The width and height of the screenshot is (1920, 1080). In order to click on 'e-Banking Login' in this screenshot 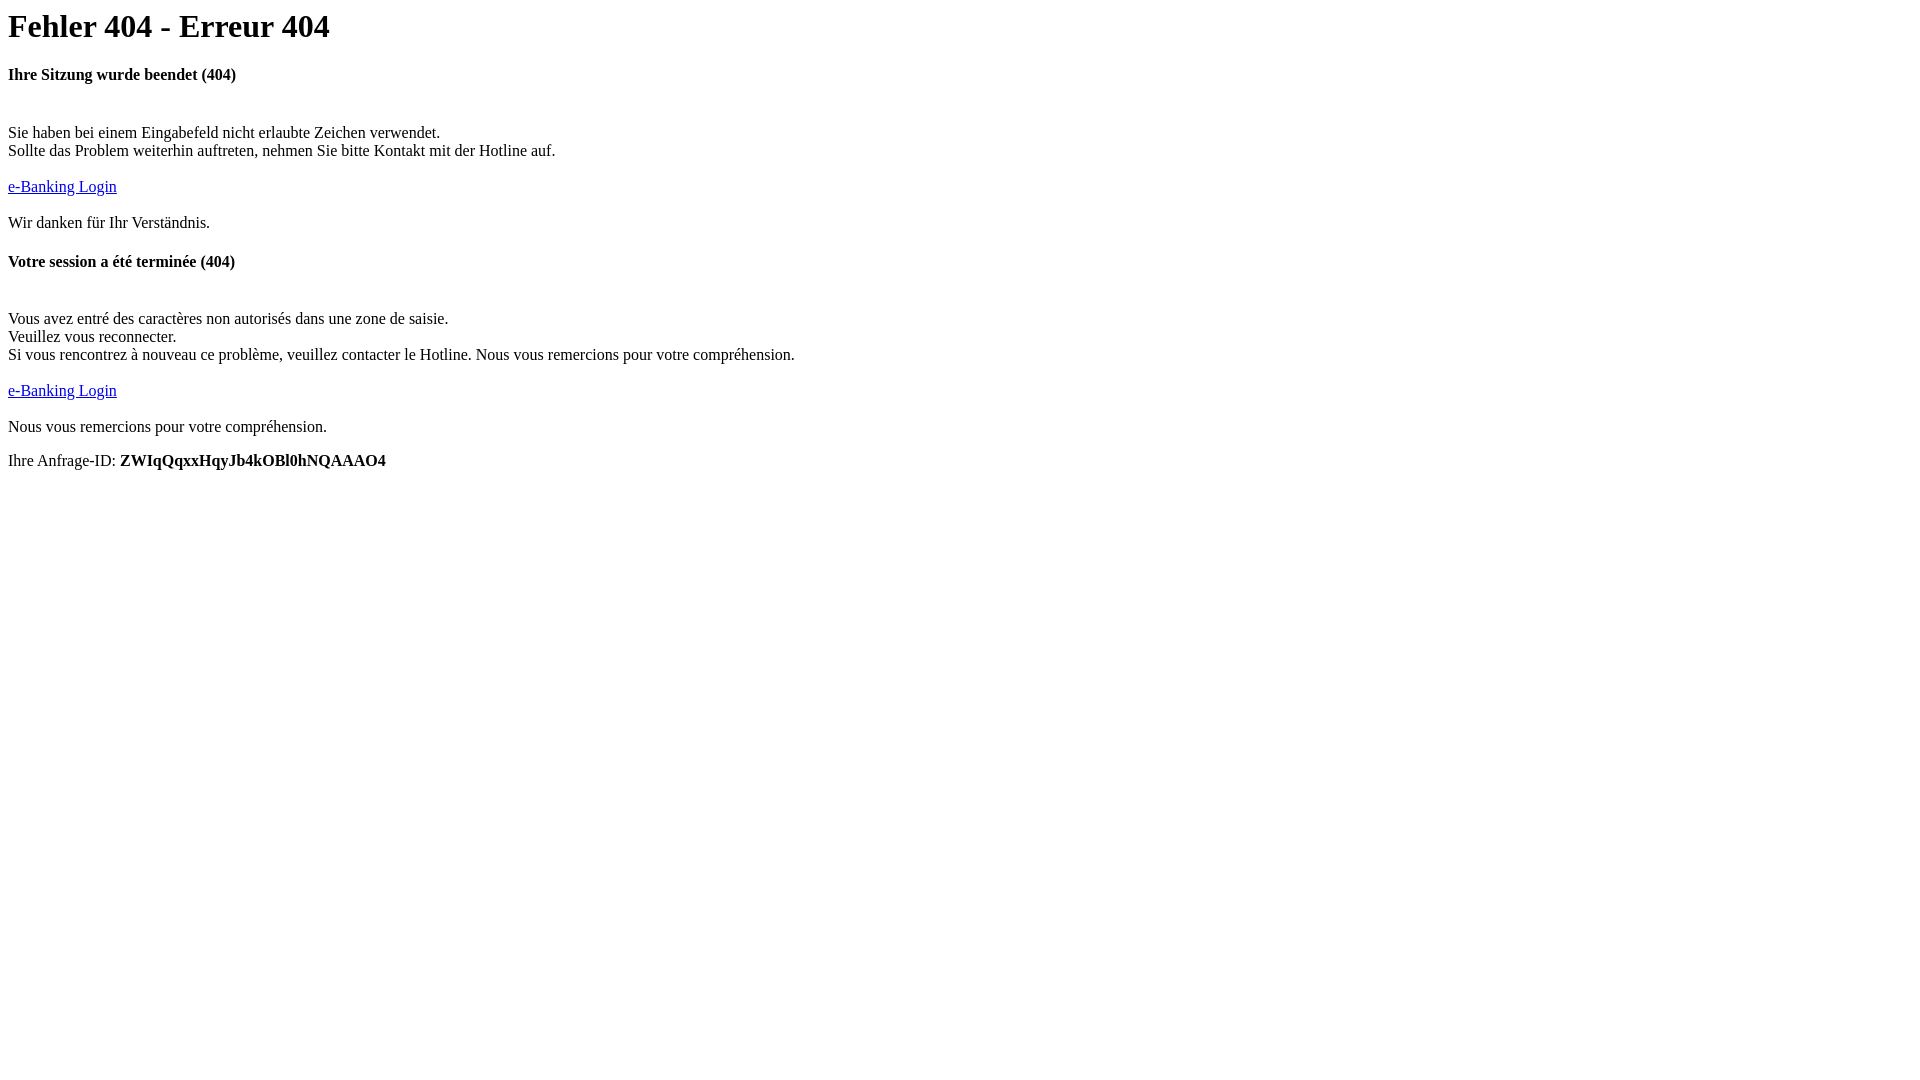, I will do `click(62, 186)`.